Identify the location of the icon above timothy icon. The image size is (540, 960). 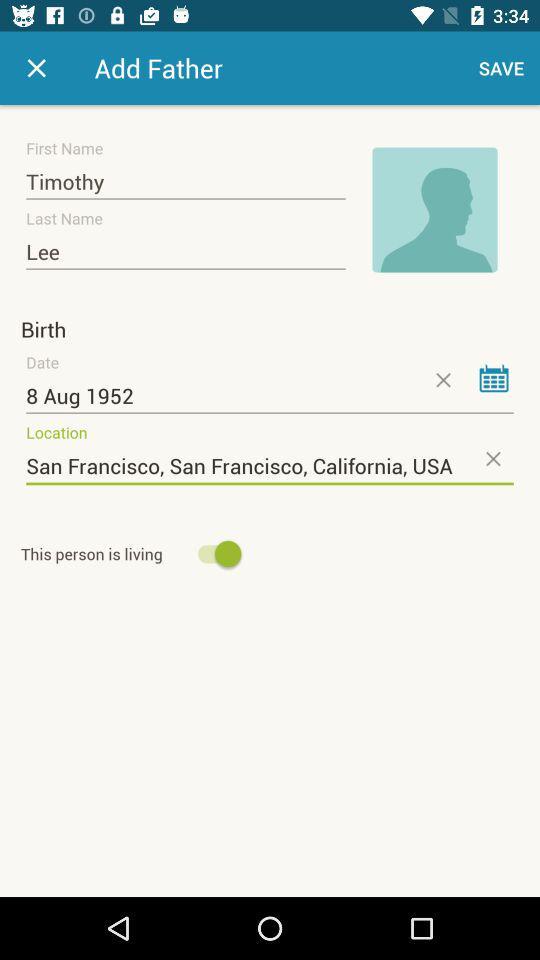
(36, 68).